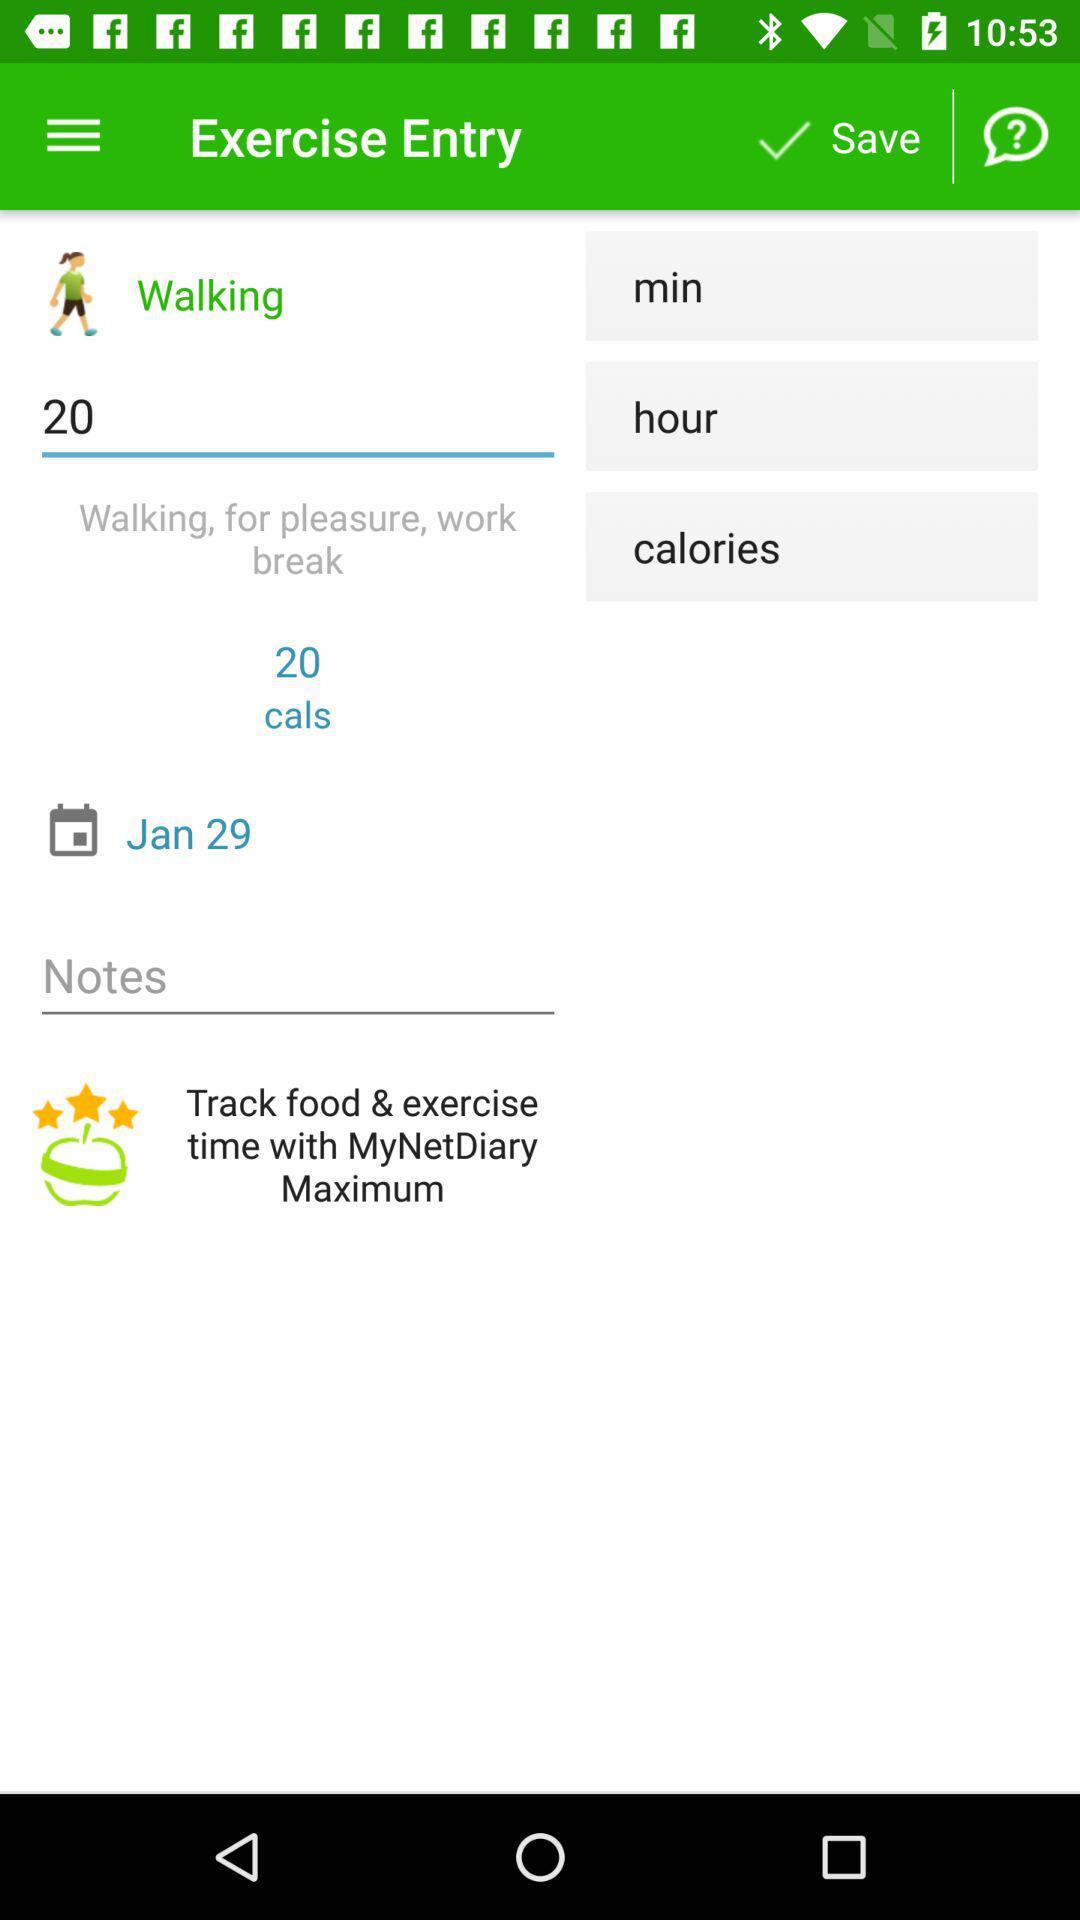 This screenshot has height=1920, width=1080. I want to click on icon above the   calories, so click(651, 415).